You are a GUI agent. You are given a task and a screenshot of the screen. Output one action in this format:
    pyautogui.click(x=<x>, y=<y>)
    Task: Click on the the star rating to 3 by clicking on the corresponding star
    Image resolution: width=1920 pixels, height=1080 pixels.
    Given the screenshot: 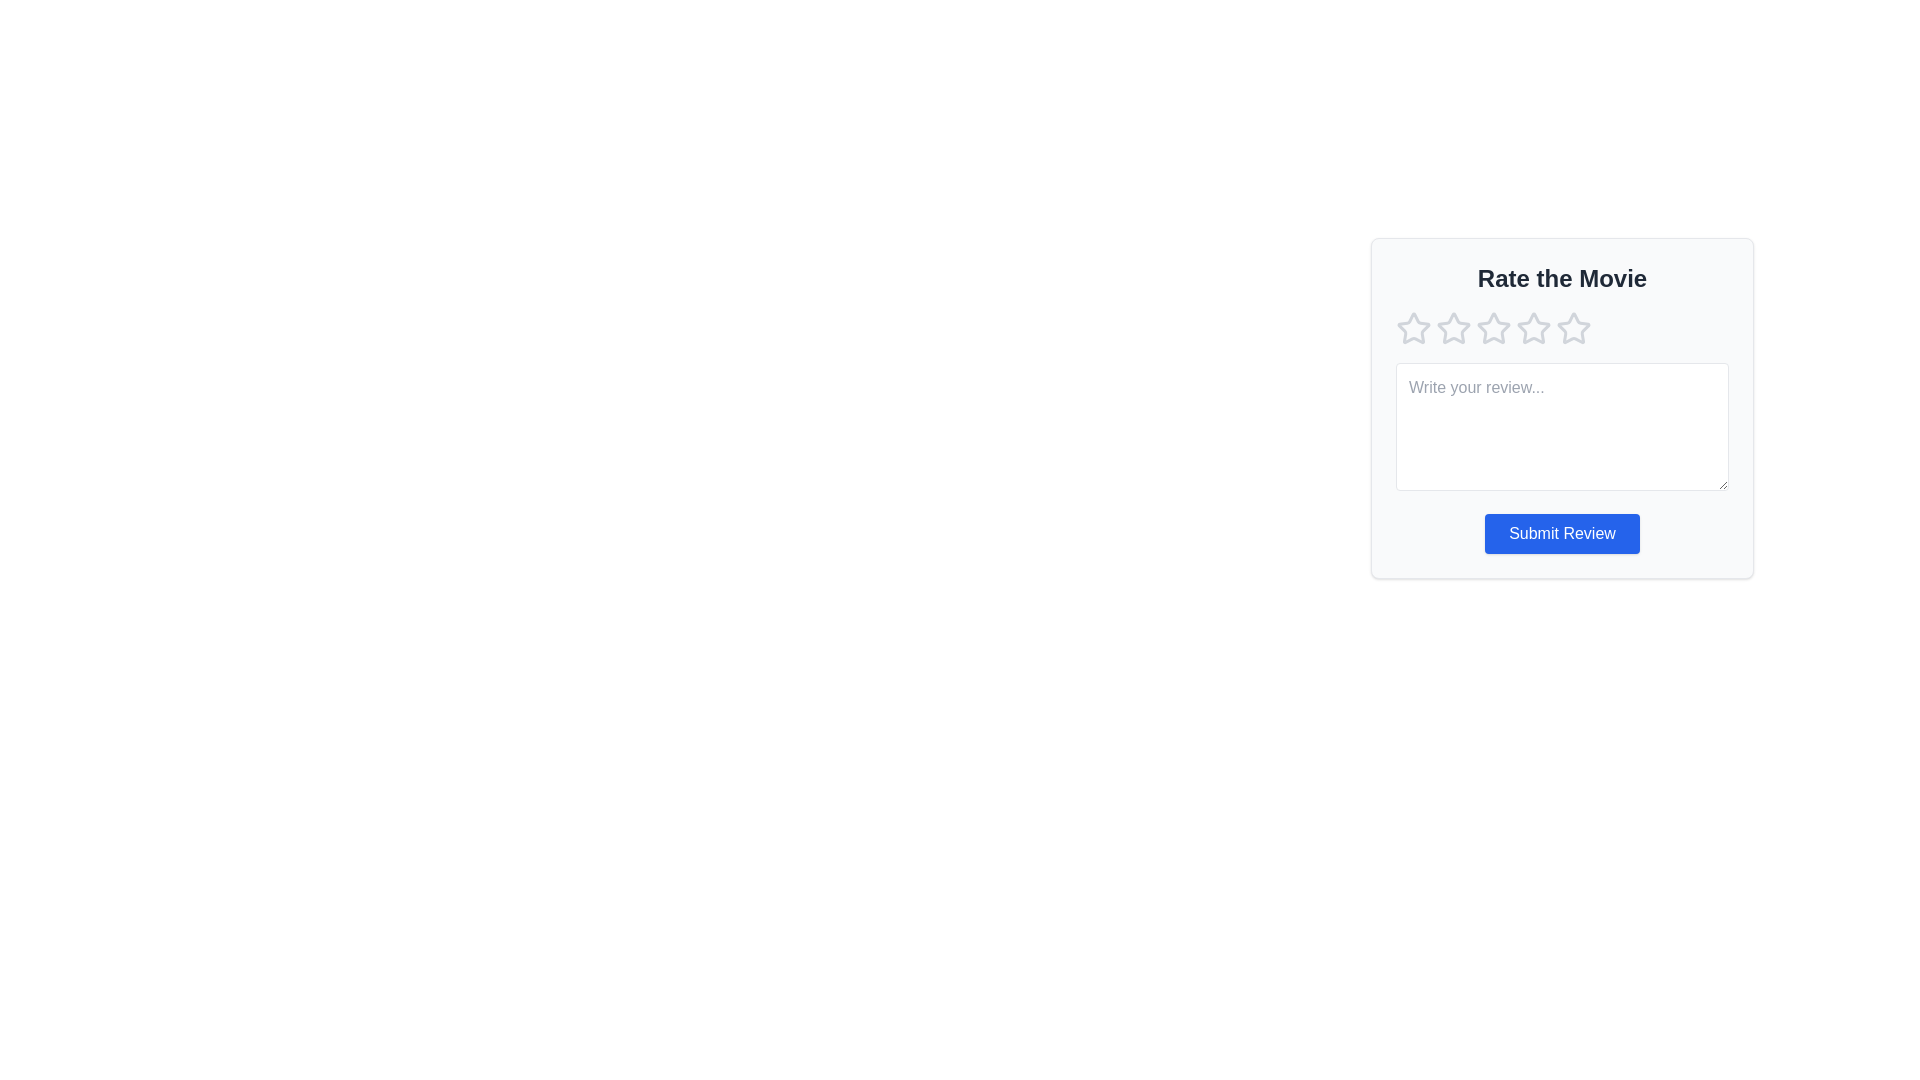 What is the action you would take?
    pyautogui.click(x=1493, y=327)
    